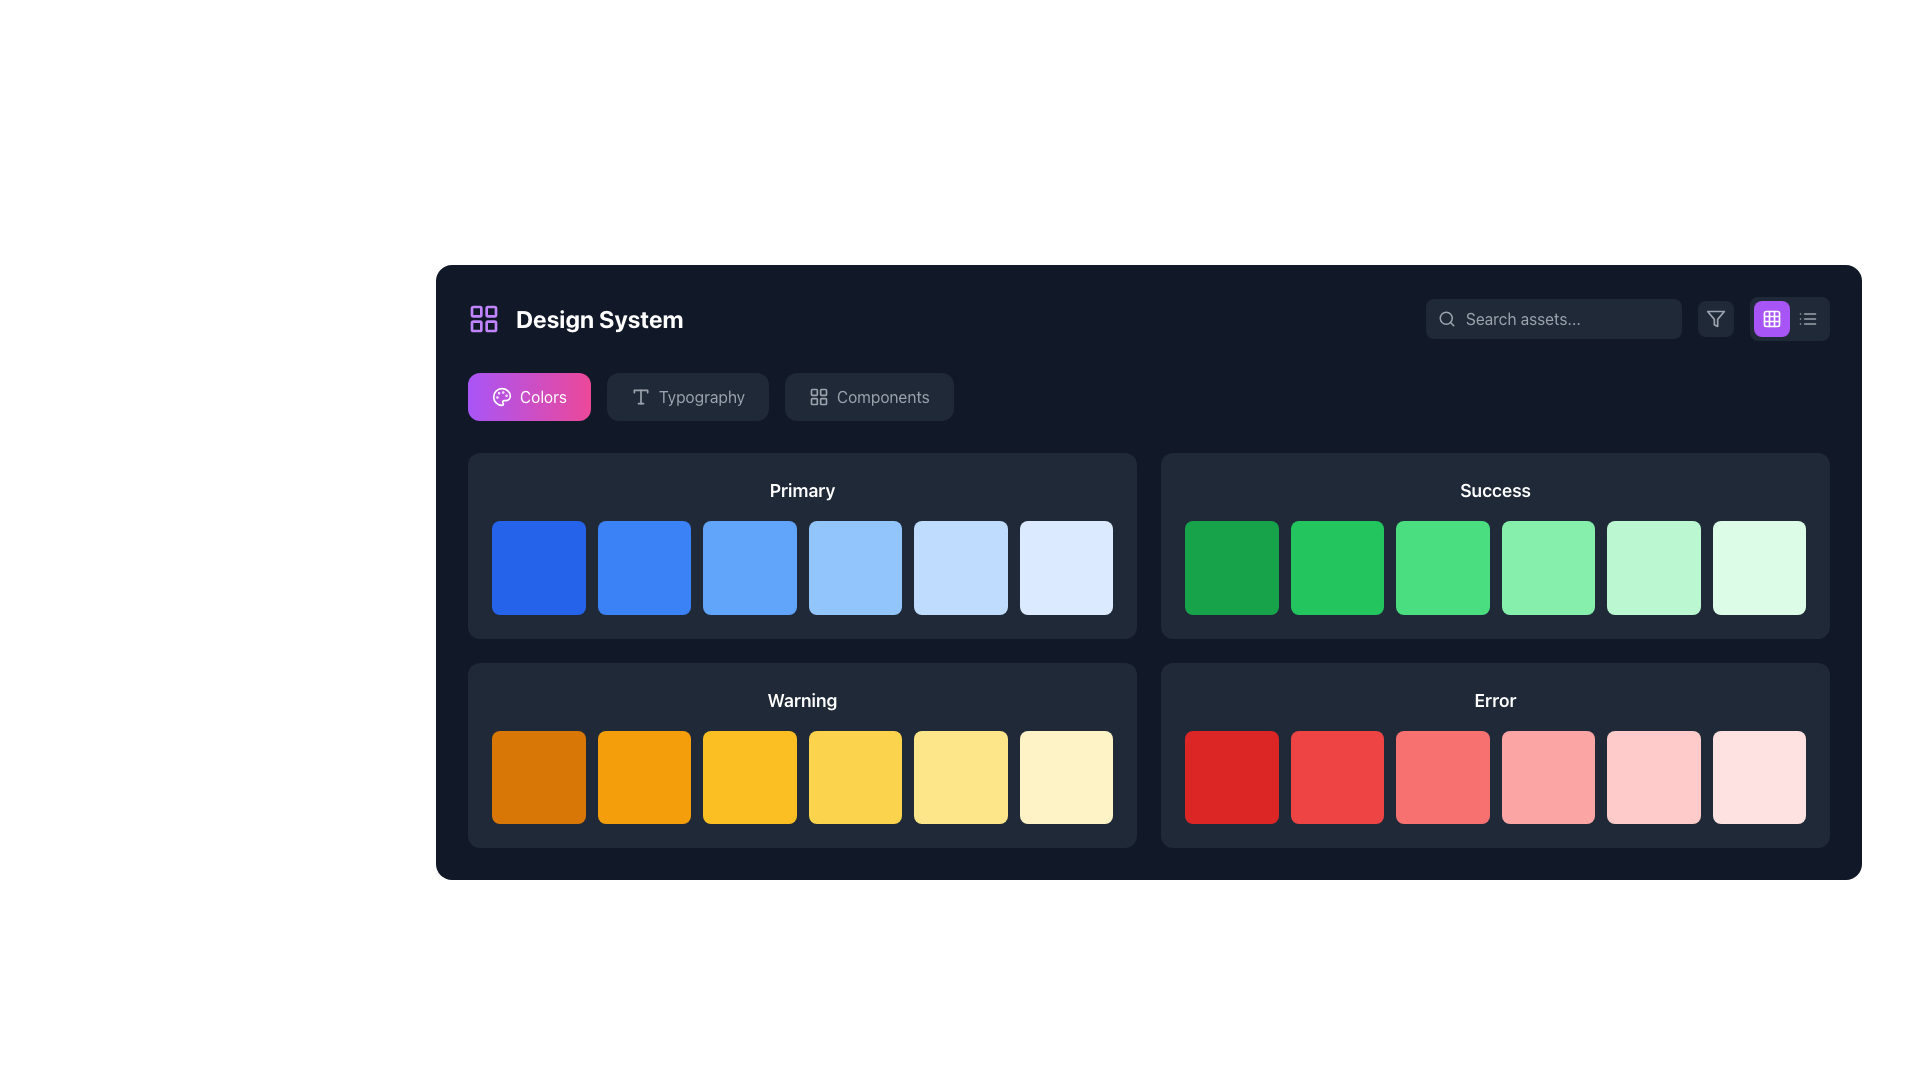  What do you see at coordinates (802, 776) in the screenshot?
I see `the vibrant yellow color swatch, which is the third box from the left in the horizontal grid of six color boxes under the 'Warning' section` at bounding box center [802, 776].